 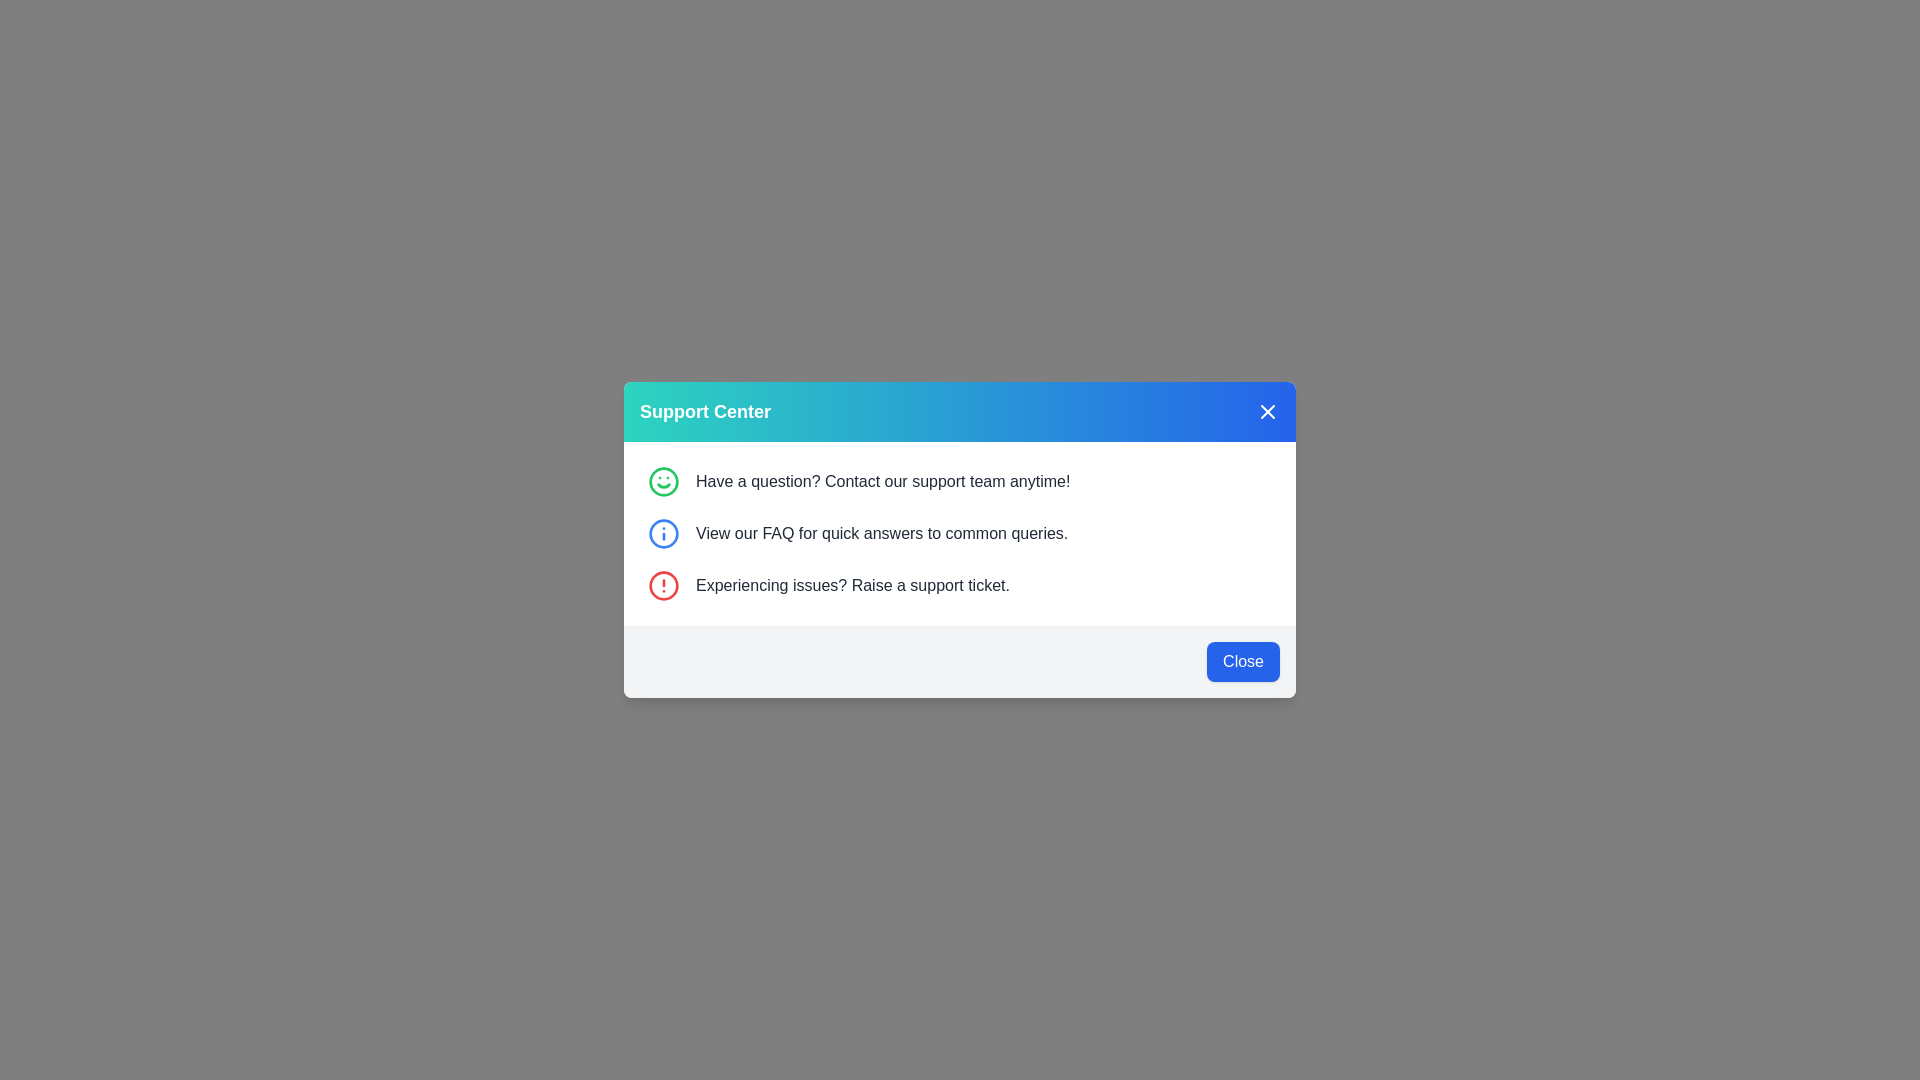 I want to click on the close button located at the bottom-right corner of the gray-colored, rounded box within the modal dialog, so click(x=1242, y=662).